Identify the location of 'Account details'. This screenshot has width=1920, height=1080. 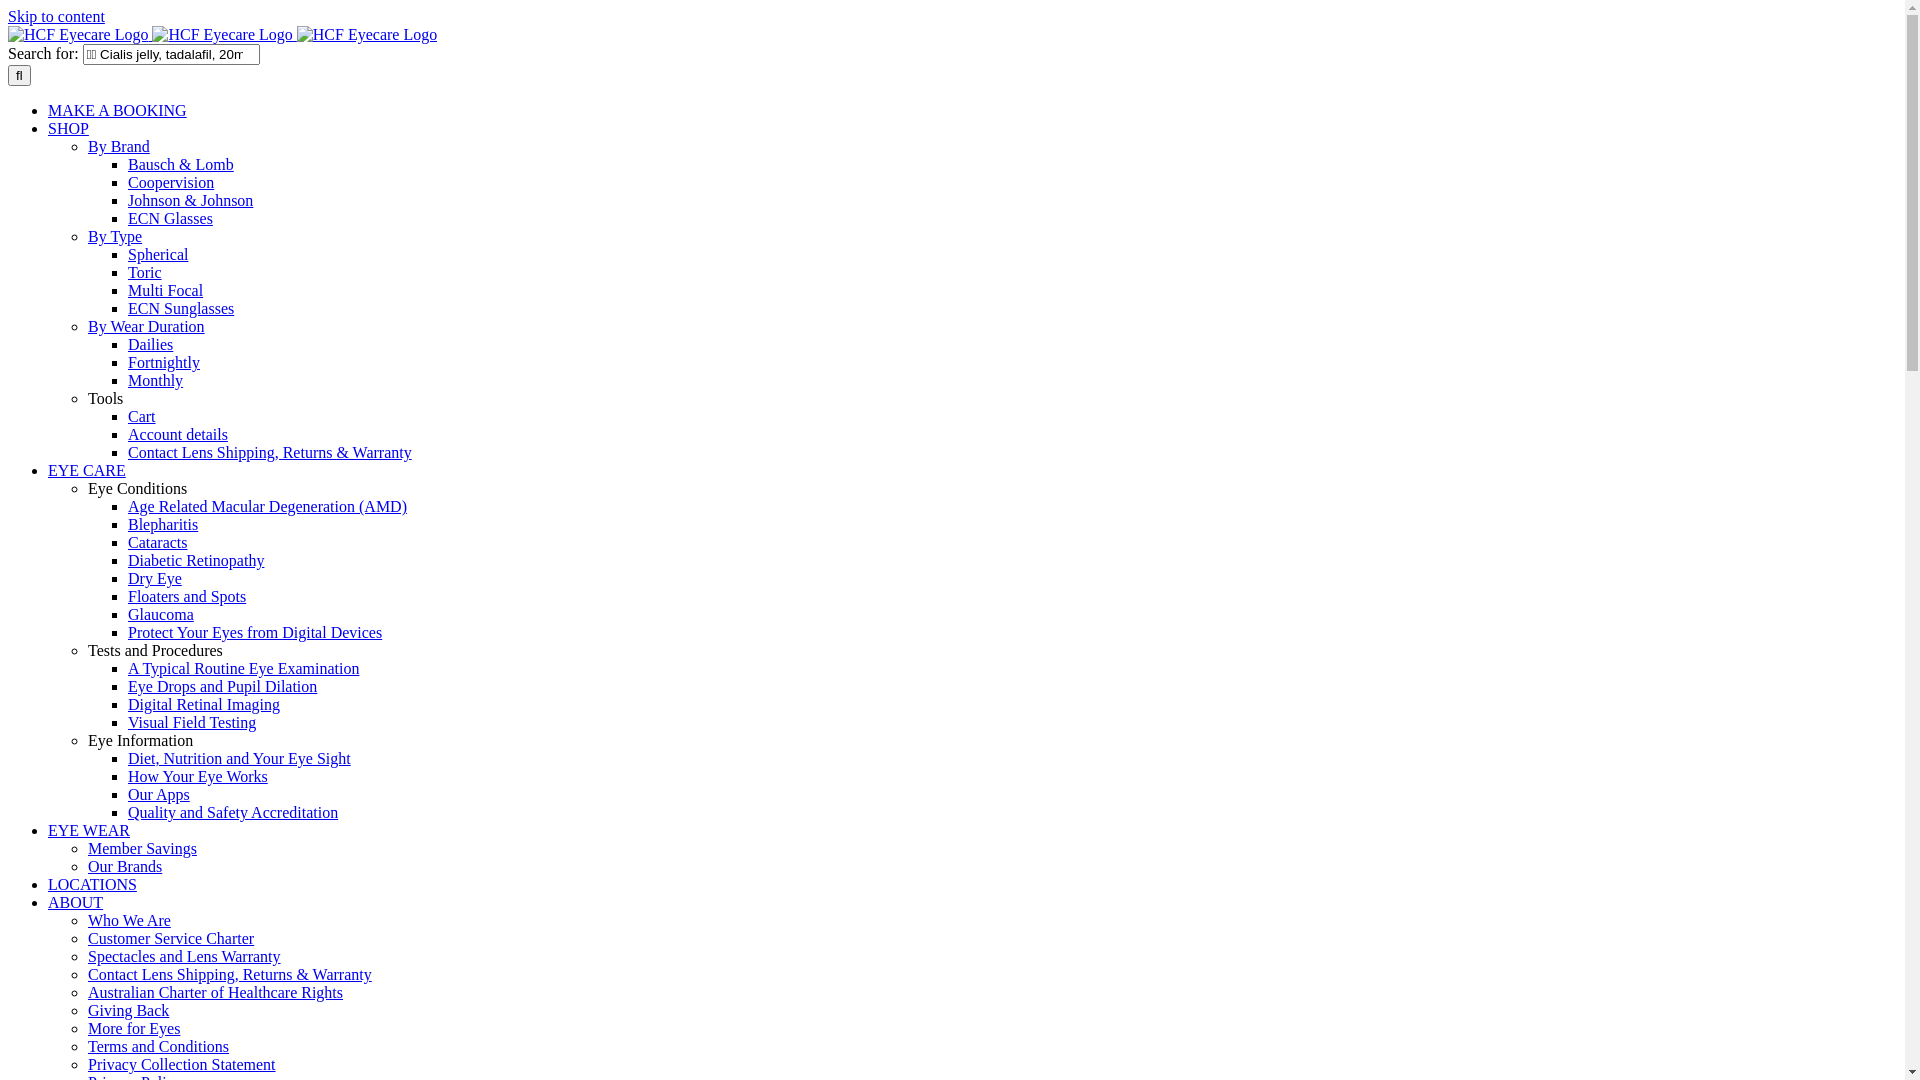
(177, 433).